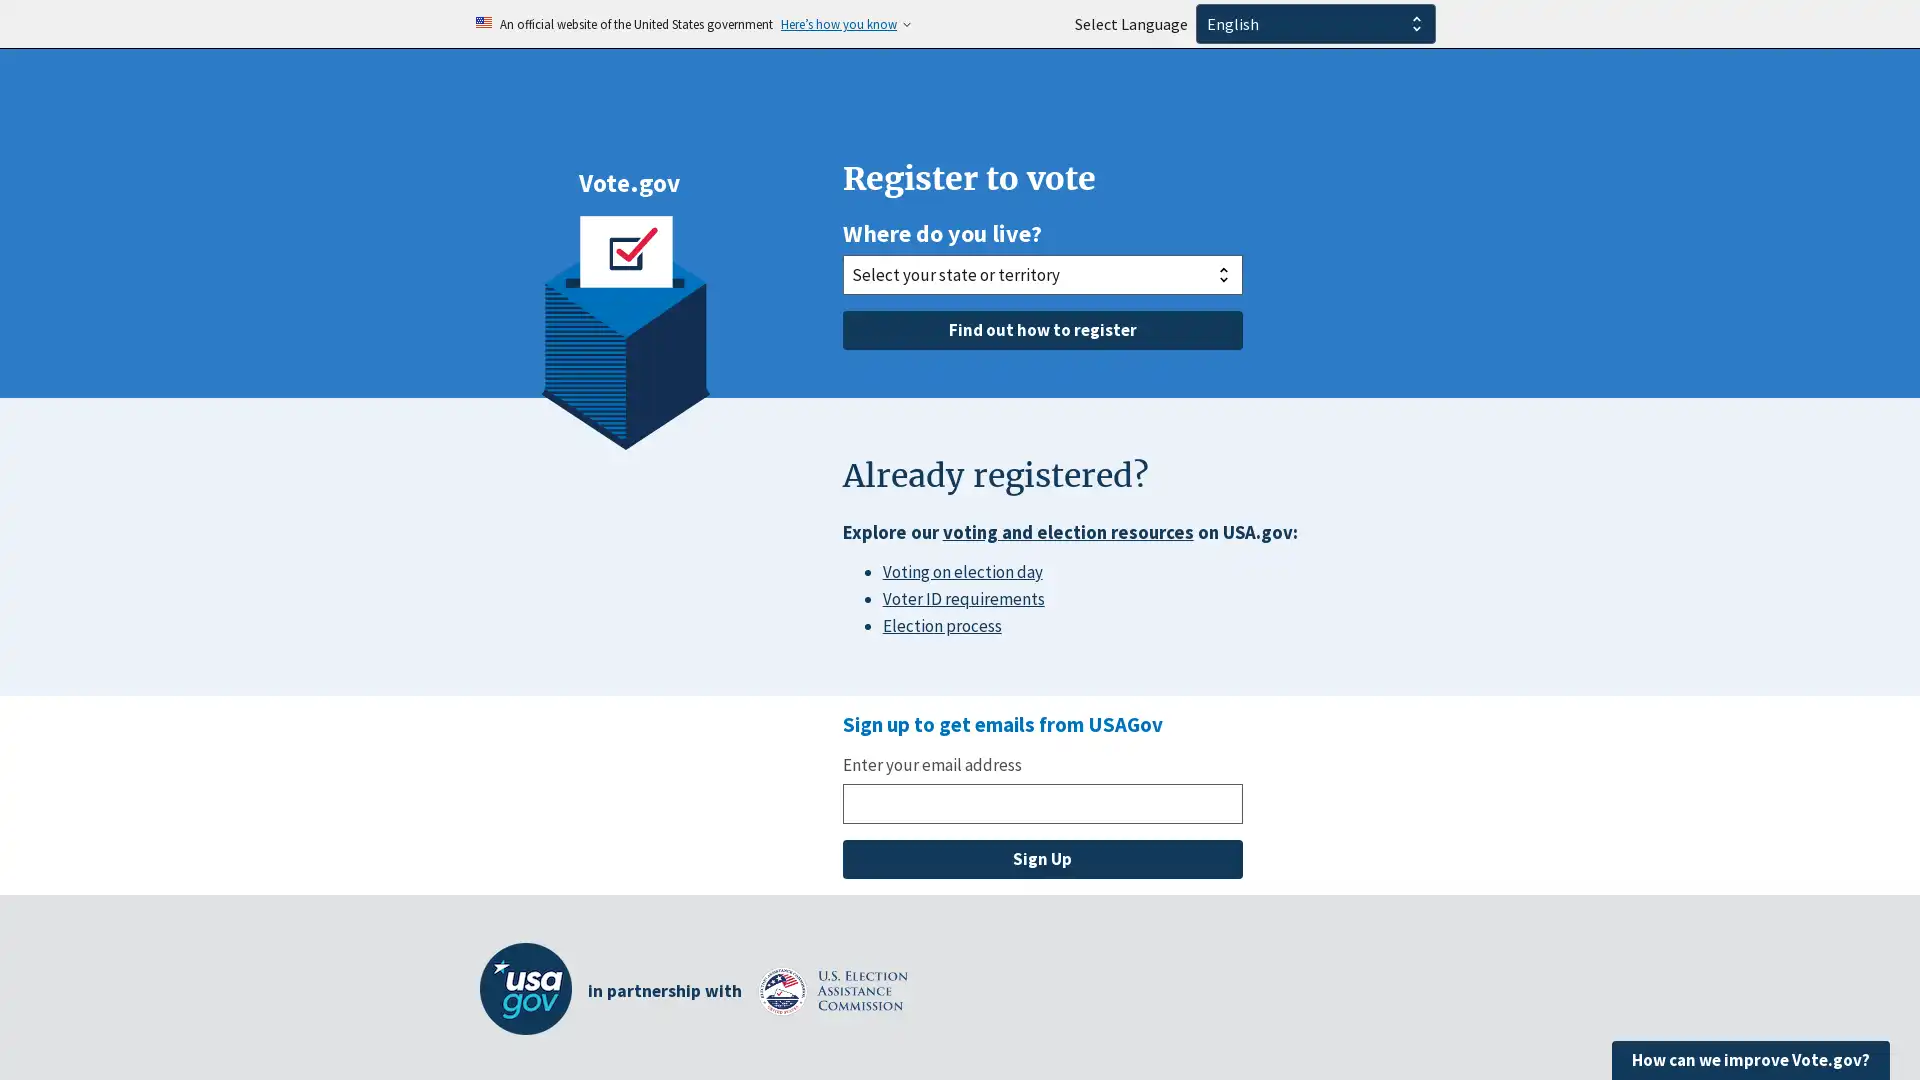  What do you see at coordinates (839, 23) in the screenshot?
I see `Heres how you know` at bounding box center [839, 23].